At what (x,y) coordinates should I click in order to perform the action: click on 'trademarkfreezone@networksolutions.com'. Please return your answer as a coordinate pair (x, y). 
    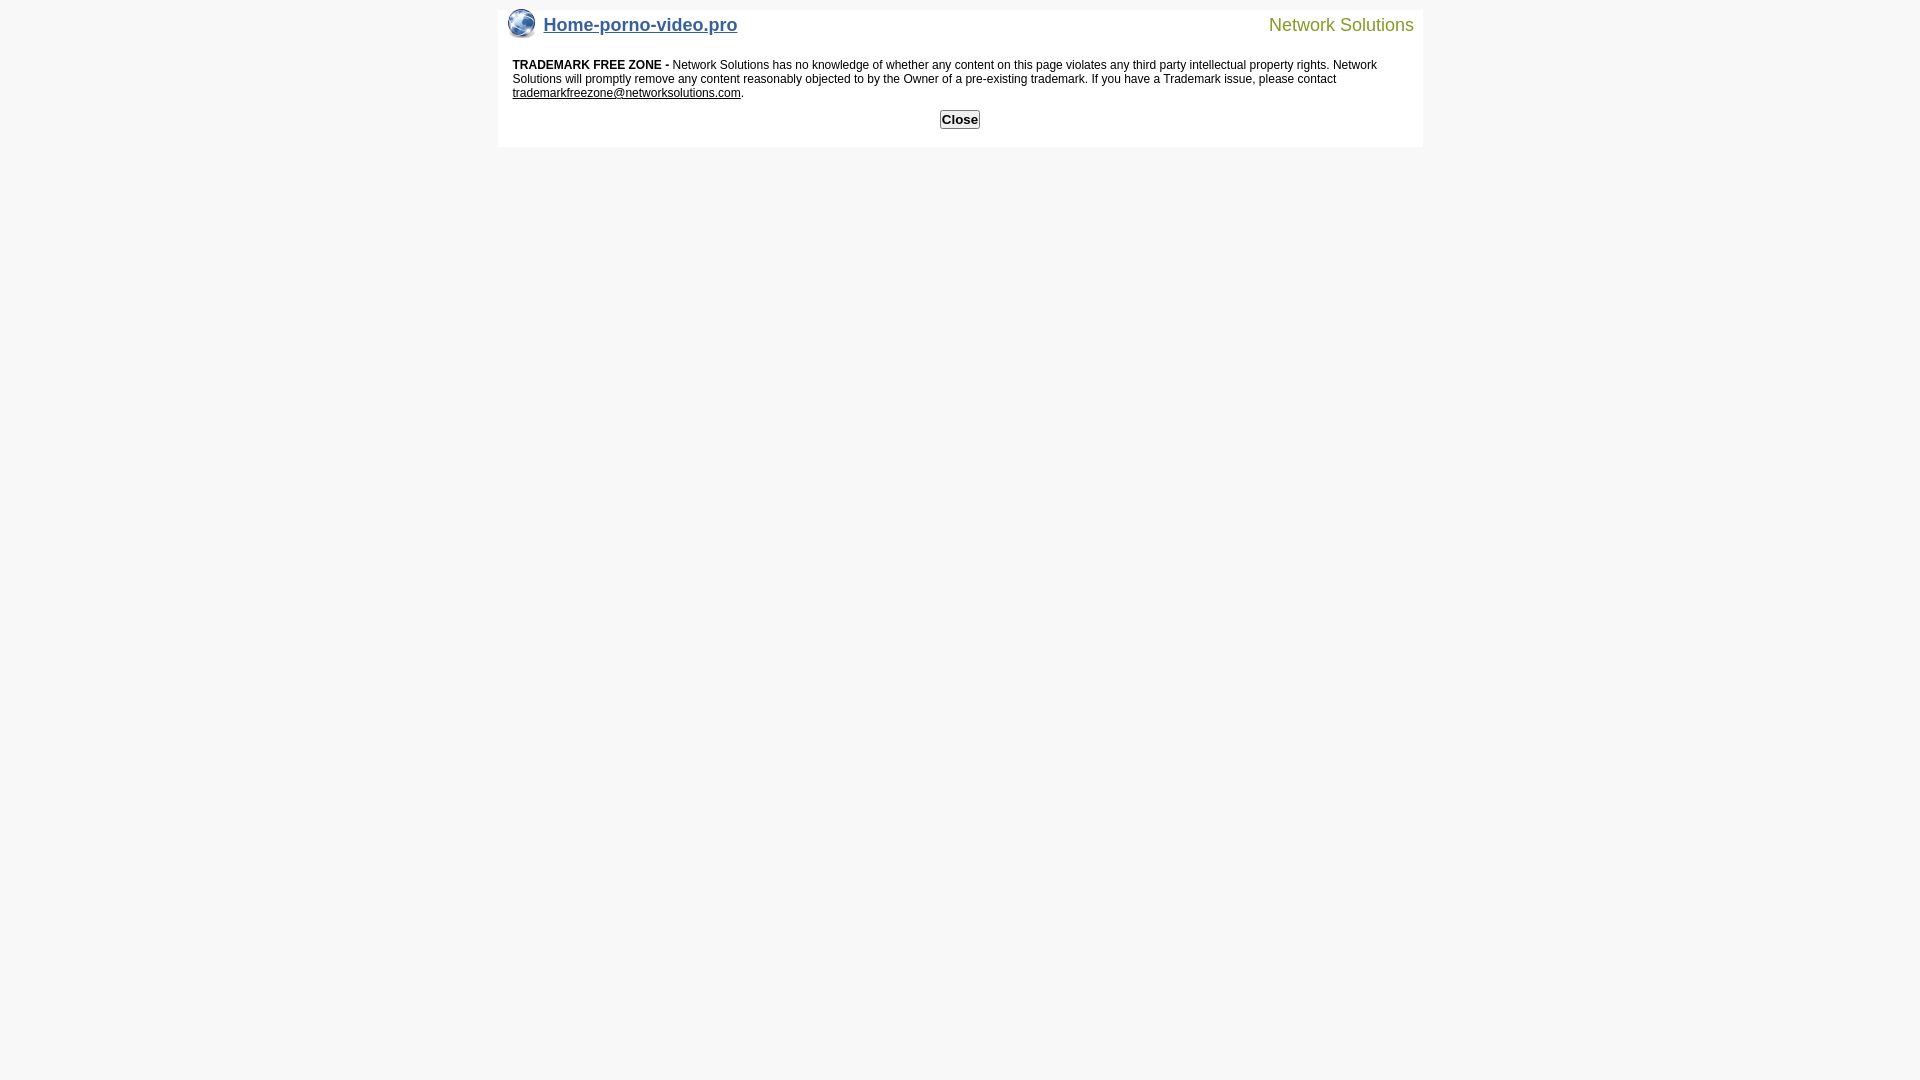
    Looking at the image, I should click on (512, 92).